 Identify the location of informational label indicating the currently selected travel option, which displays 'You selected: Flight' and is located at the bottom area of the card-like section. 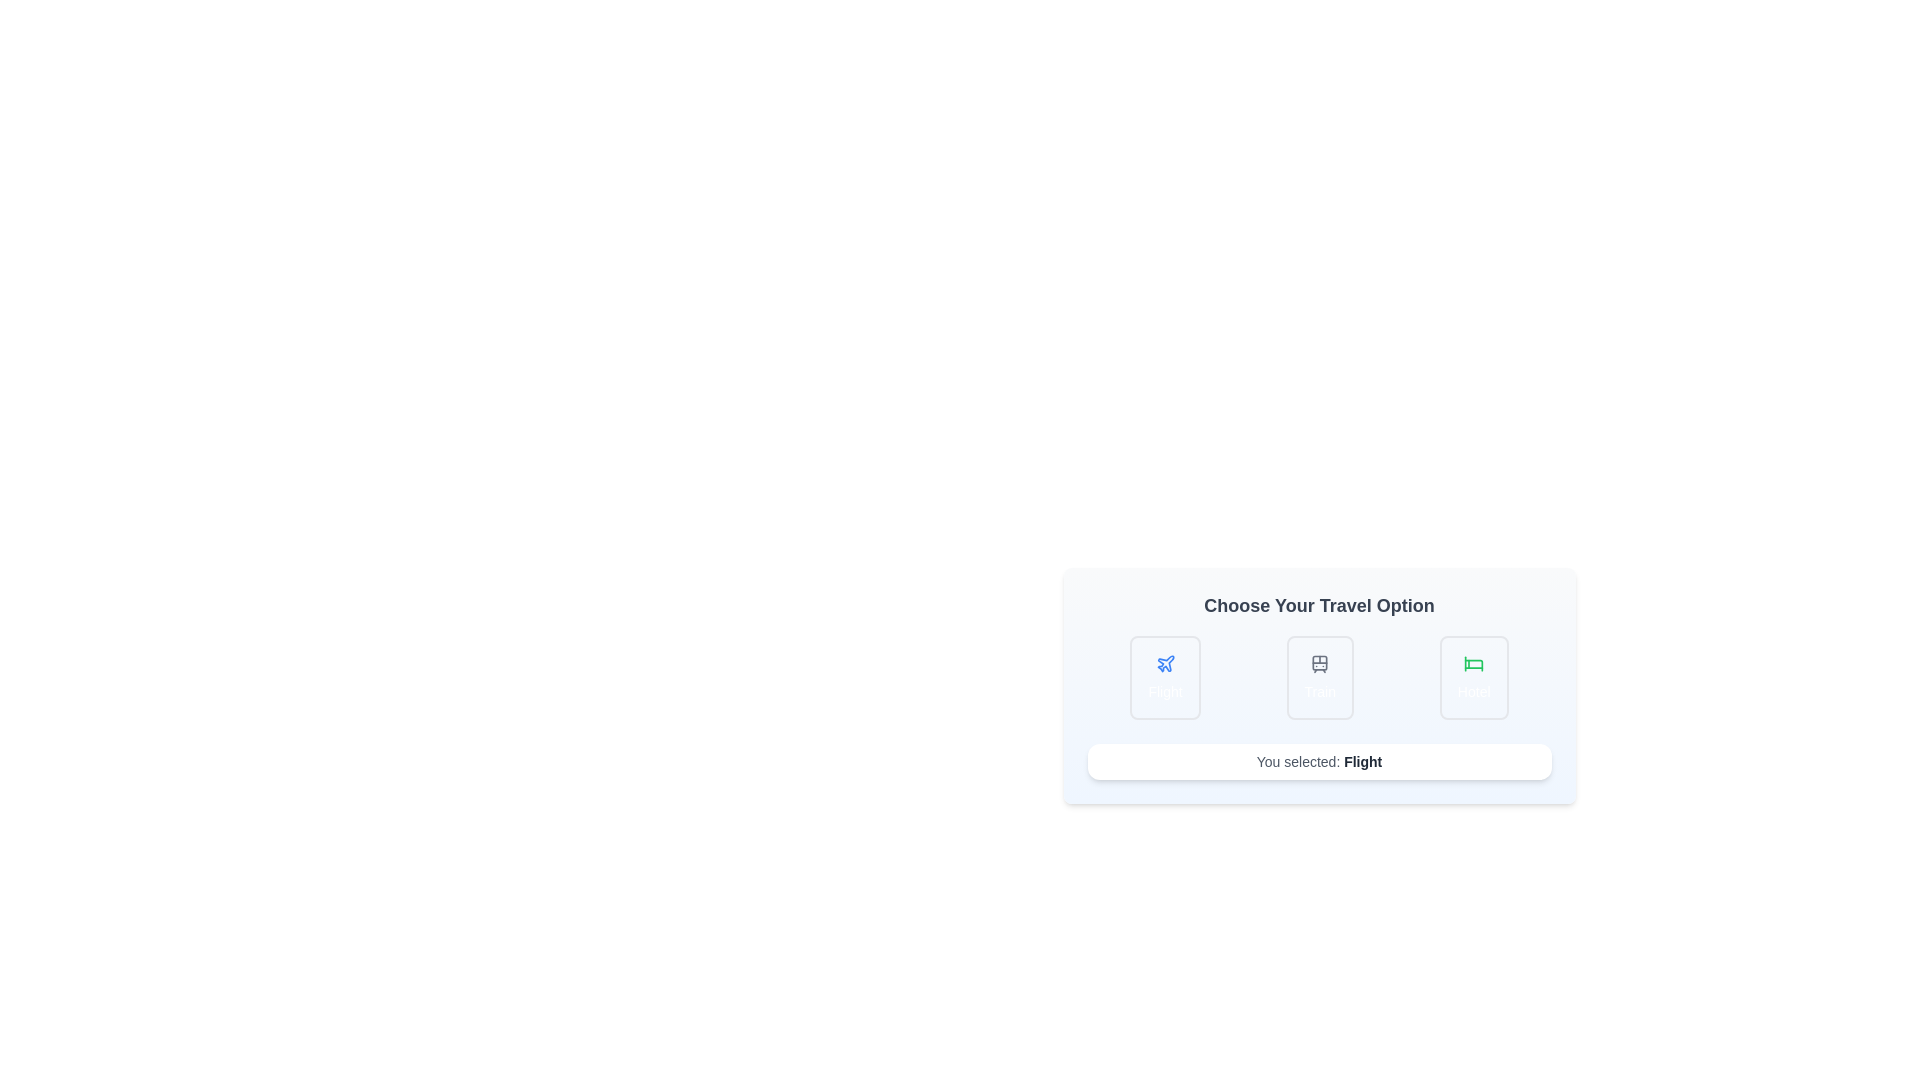
(1362, 762).